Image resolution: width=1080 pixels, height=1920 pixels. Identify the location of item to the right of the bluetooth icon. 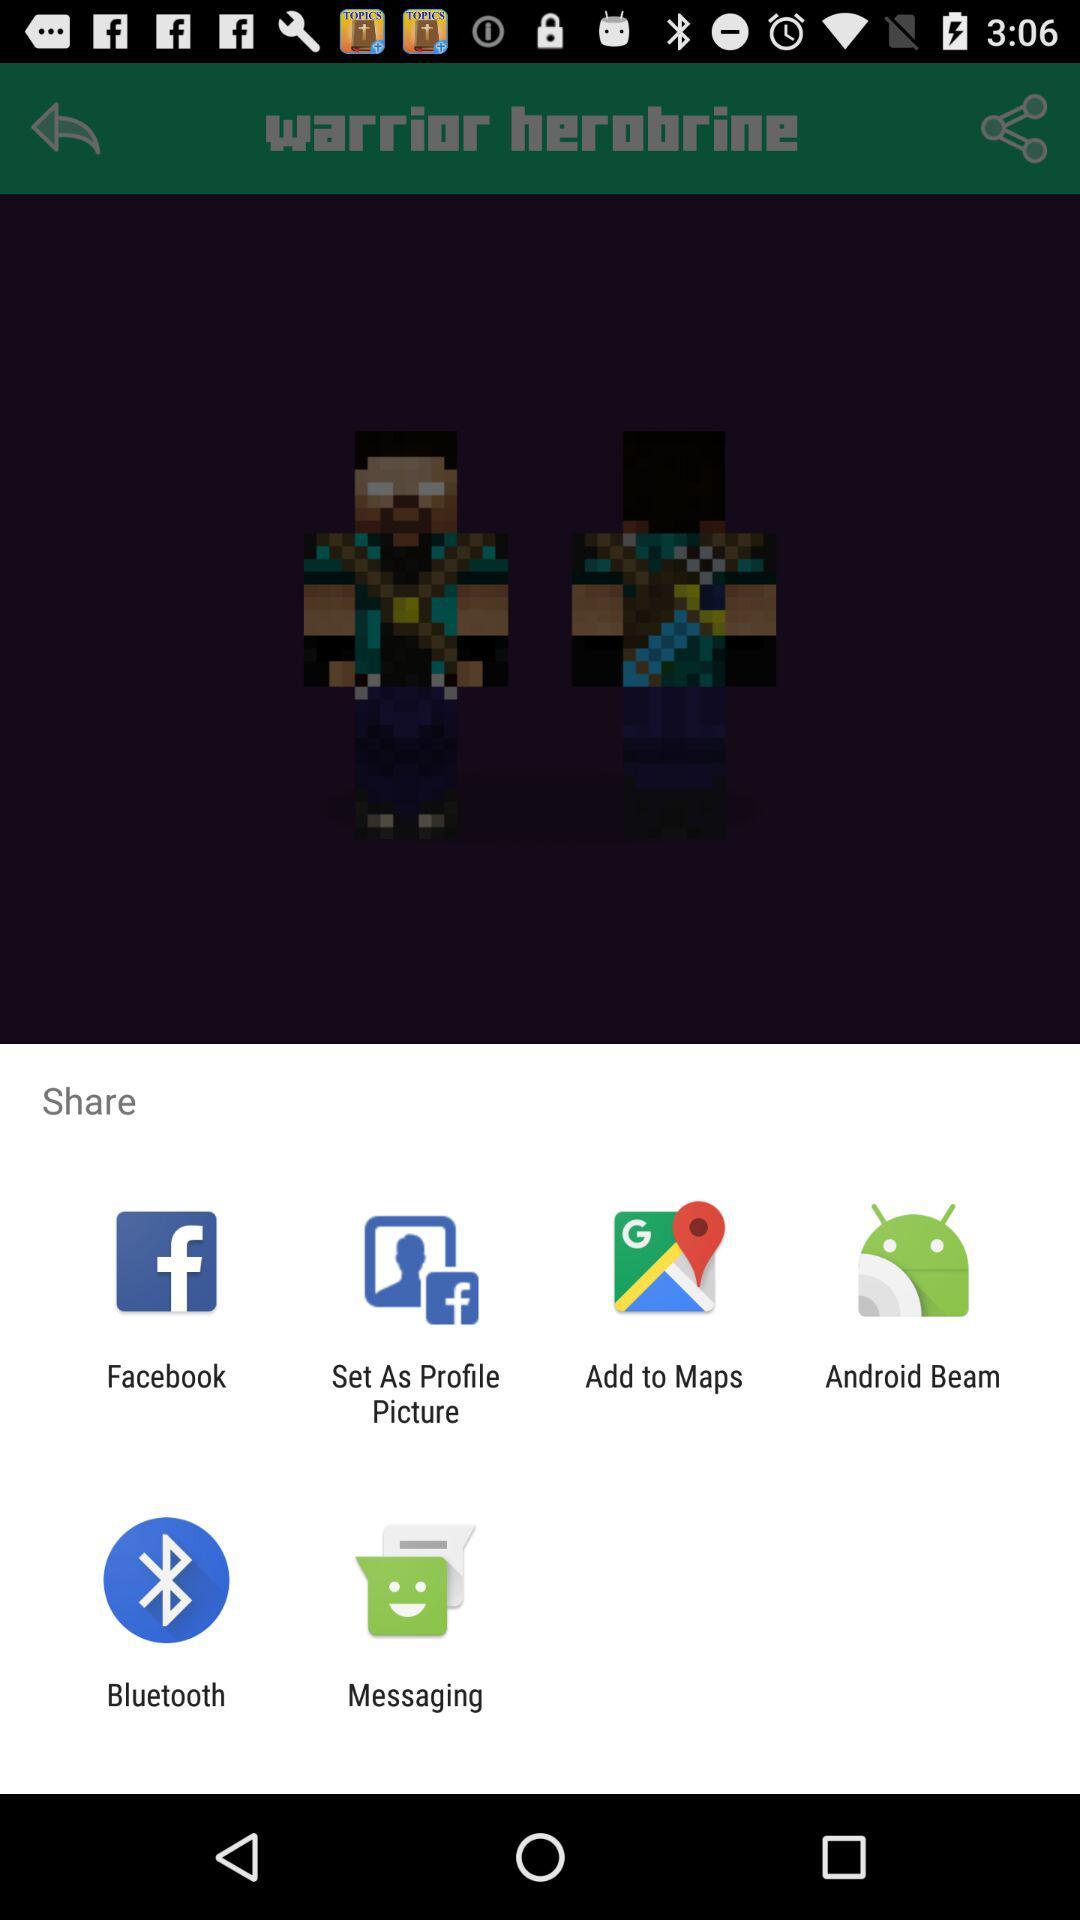
(414, 1711).